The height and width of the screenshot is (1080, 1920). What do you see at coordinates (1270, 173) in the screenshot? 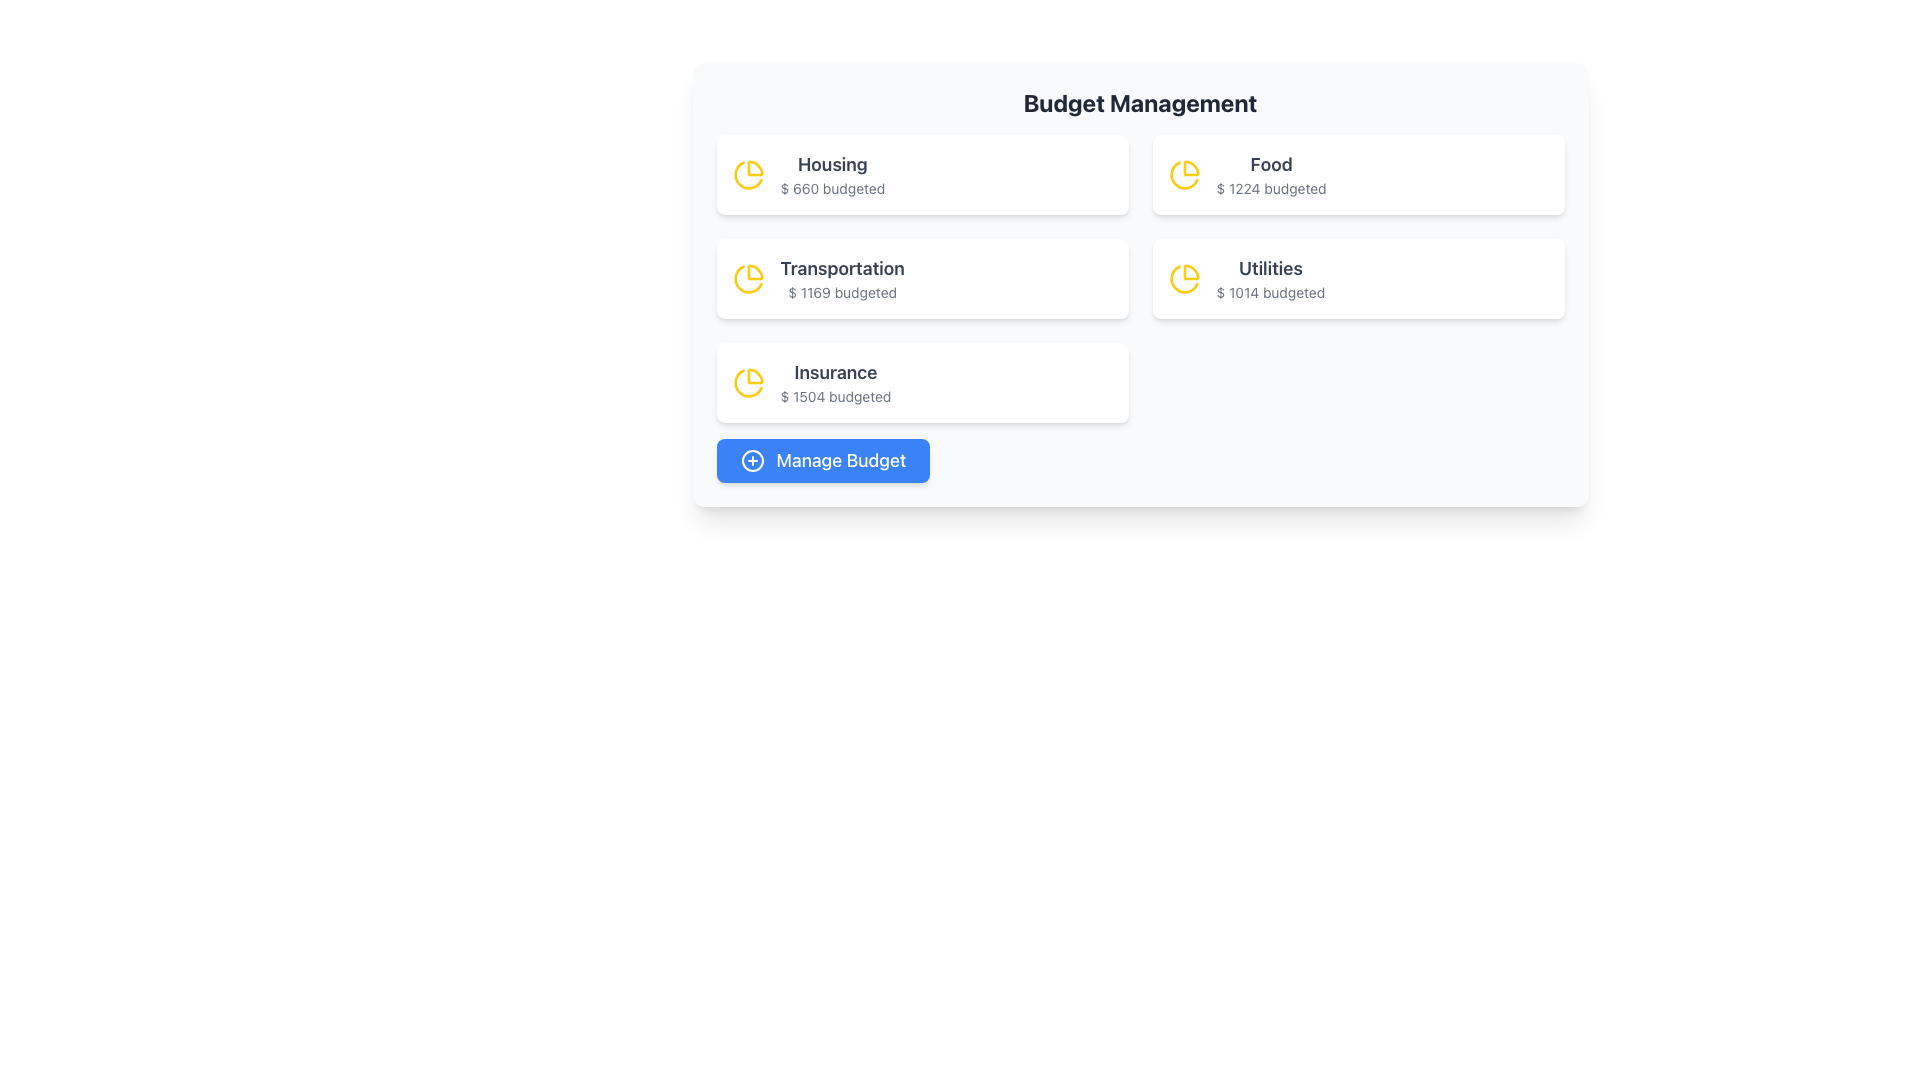
I see `textual information displayed in the Textual Information Display, which shows 'Food' in bold and '$ 1224 budgeted' below it` at bounding box center [1270, 173].